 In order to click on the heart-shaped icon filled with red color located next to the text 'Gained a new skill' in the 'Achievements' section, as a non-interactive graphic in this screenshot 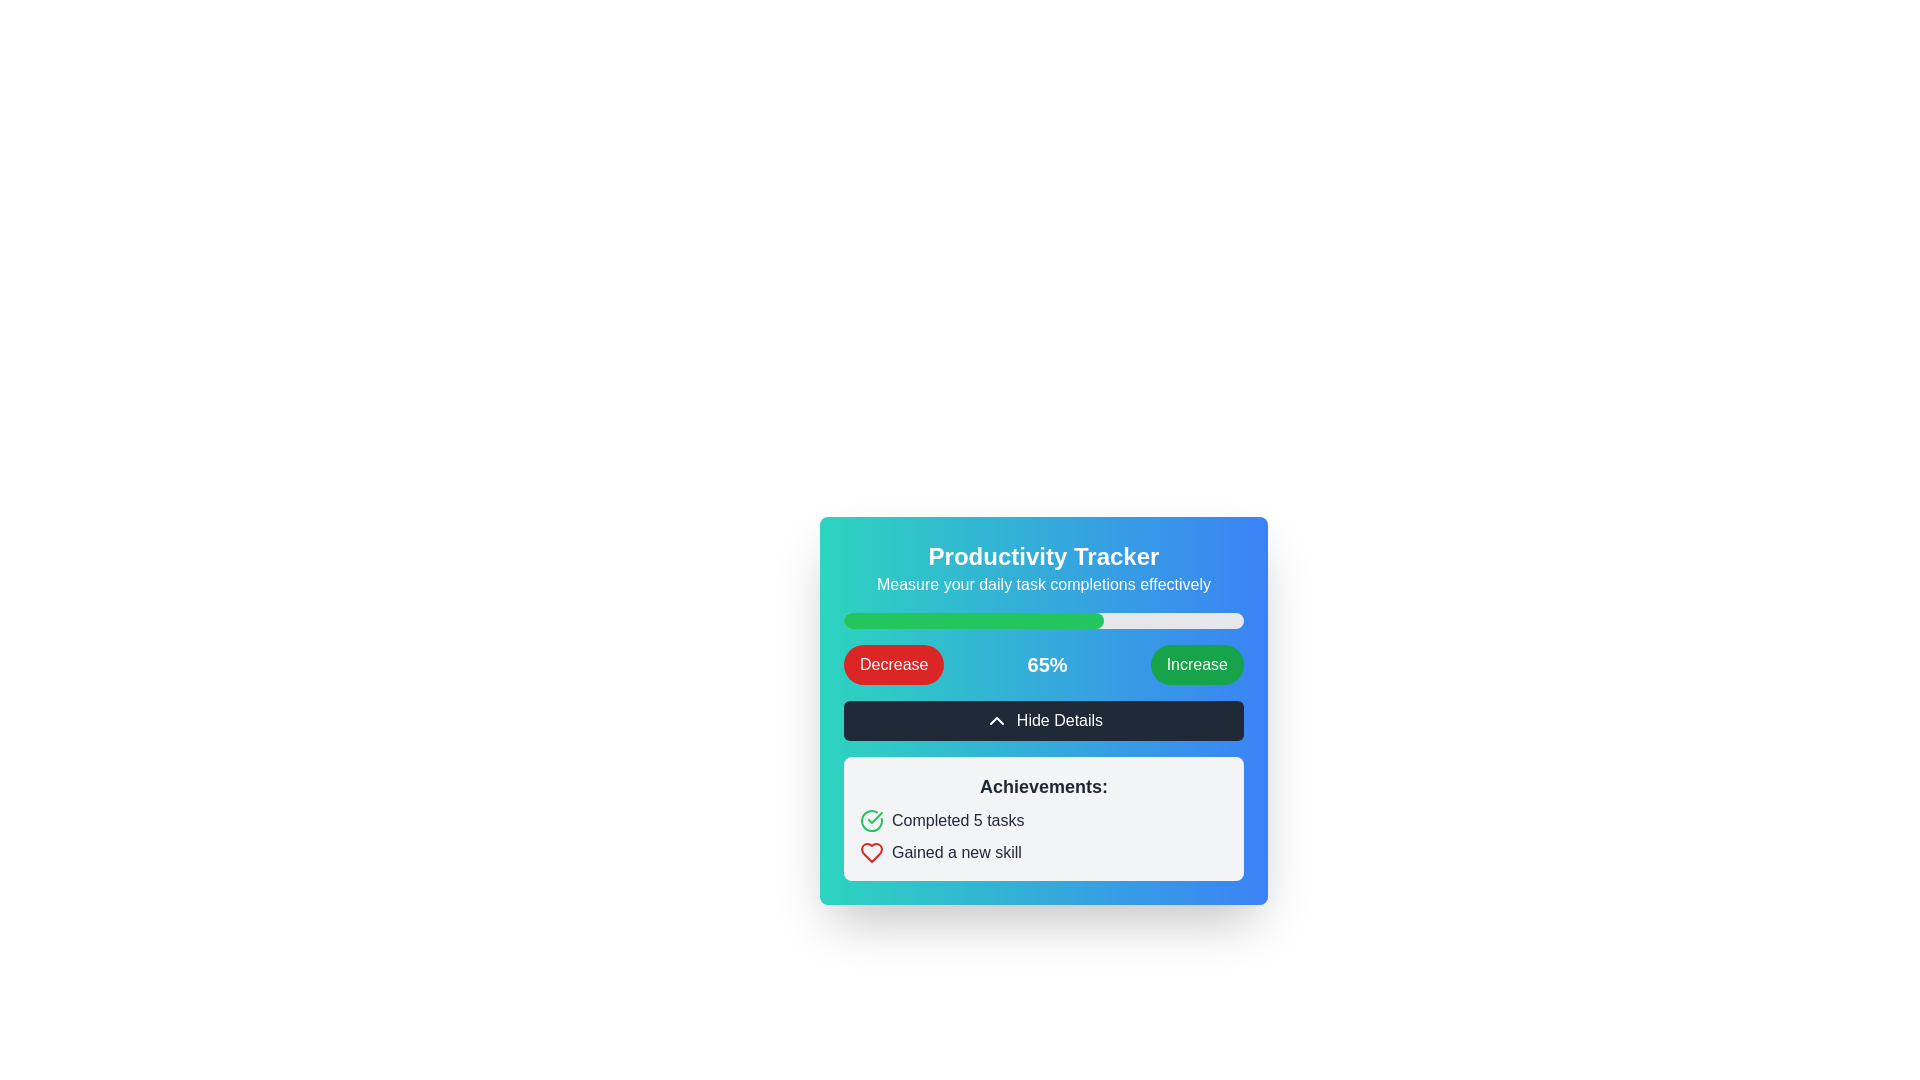, I will do `click(872, 852)`.